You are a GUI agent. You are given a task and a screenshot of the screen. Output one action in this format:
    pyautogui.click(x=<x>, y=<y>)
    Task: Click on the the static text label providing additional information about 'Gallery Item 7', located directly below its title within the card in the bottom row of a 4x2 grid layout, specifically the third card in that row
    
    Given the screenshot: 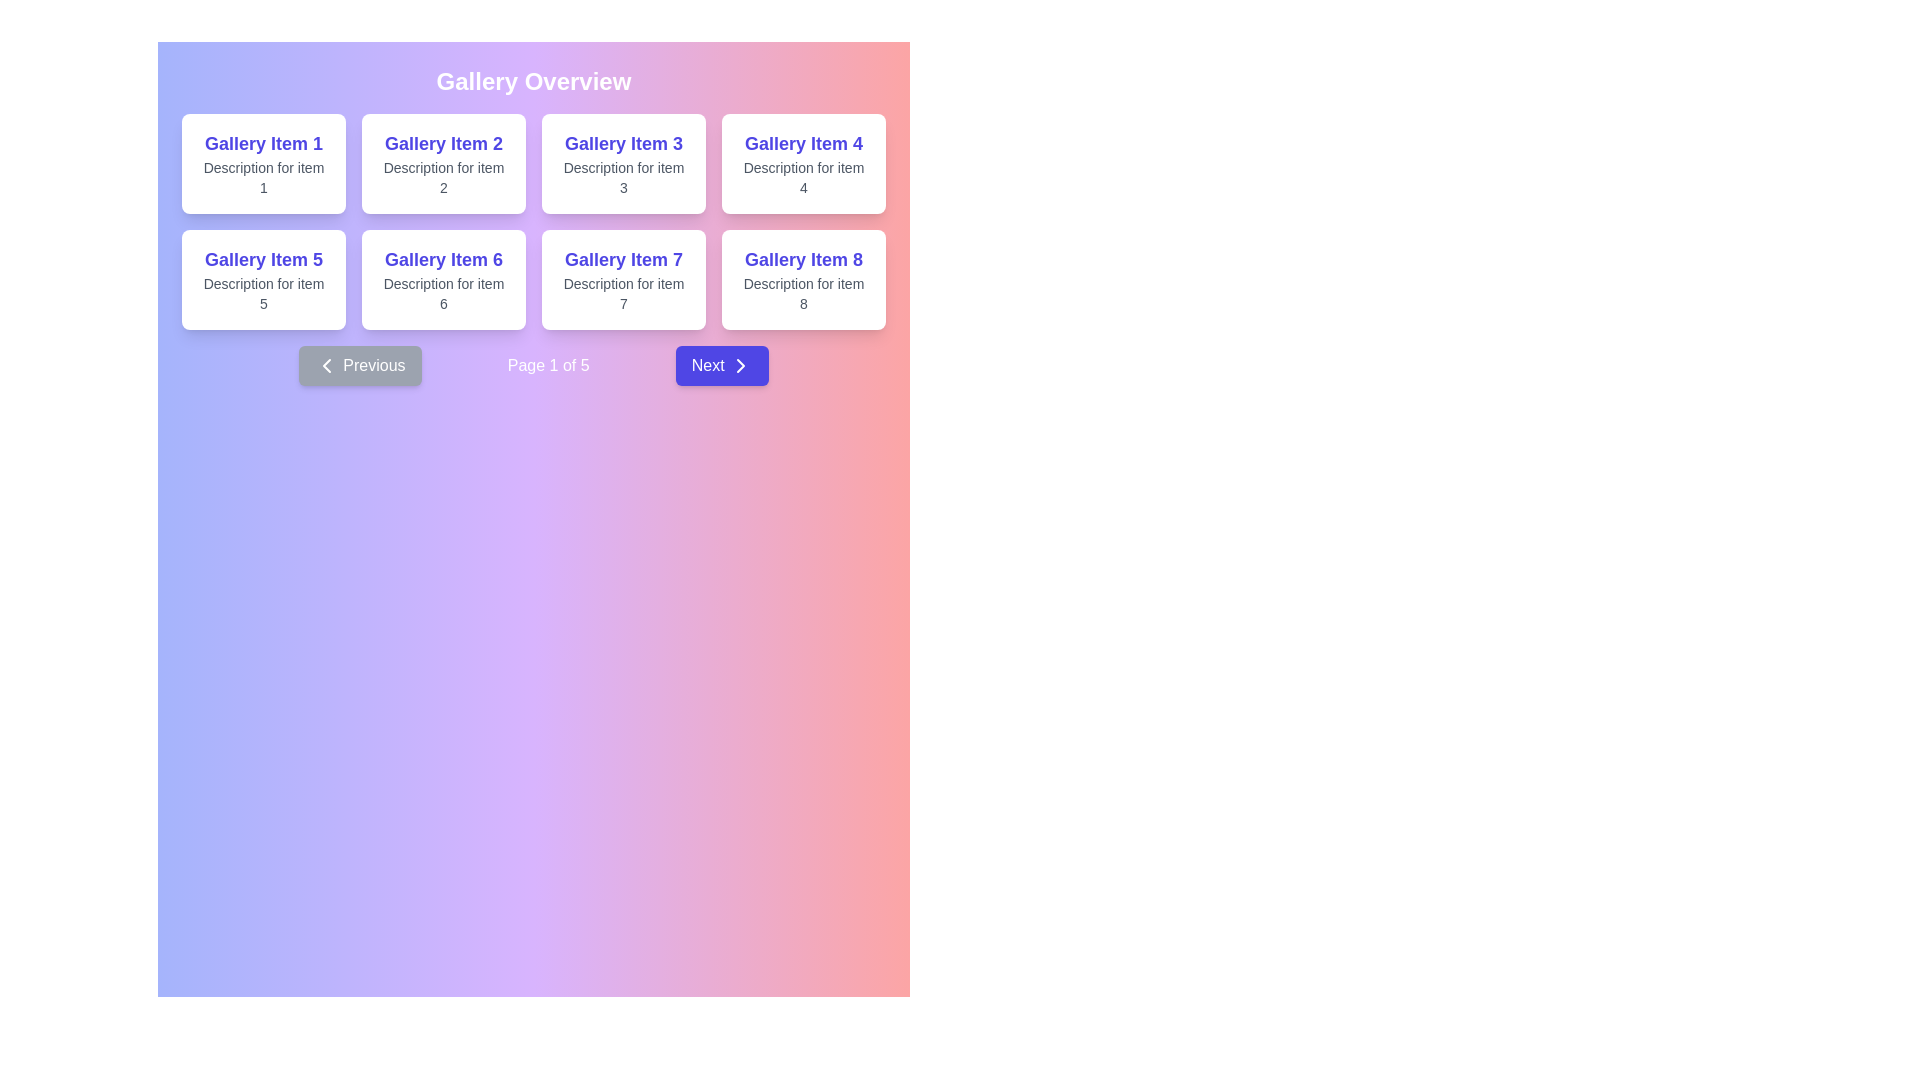 What is the action you would take?
    pyautogui.click(x=623, y=293)
    